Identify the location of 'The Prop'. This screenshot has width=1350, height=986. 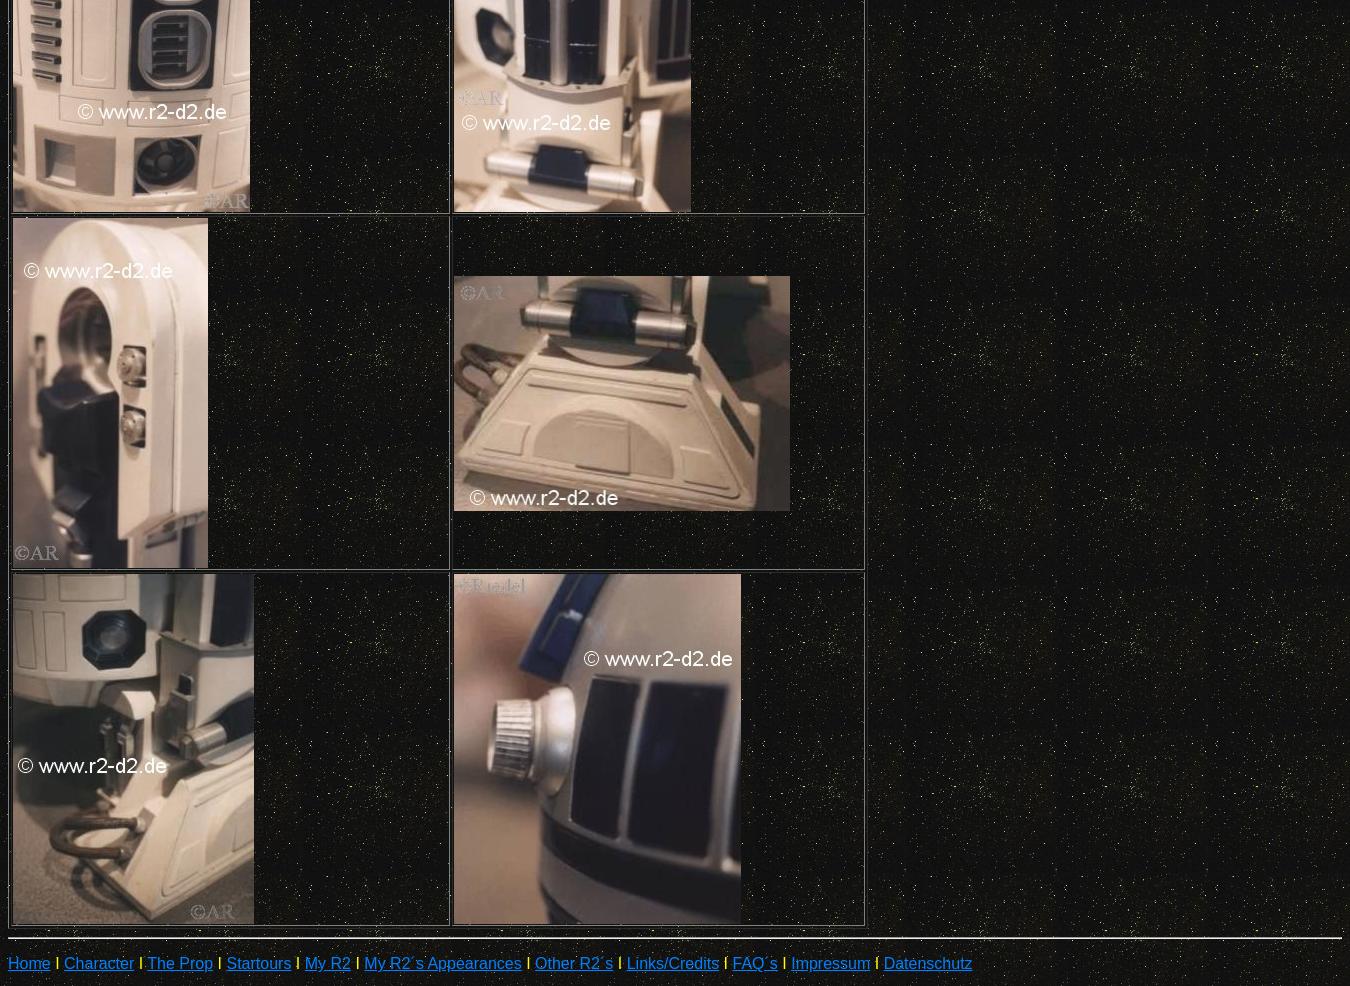
(179, 963).